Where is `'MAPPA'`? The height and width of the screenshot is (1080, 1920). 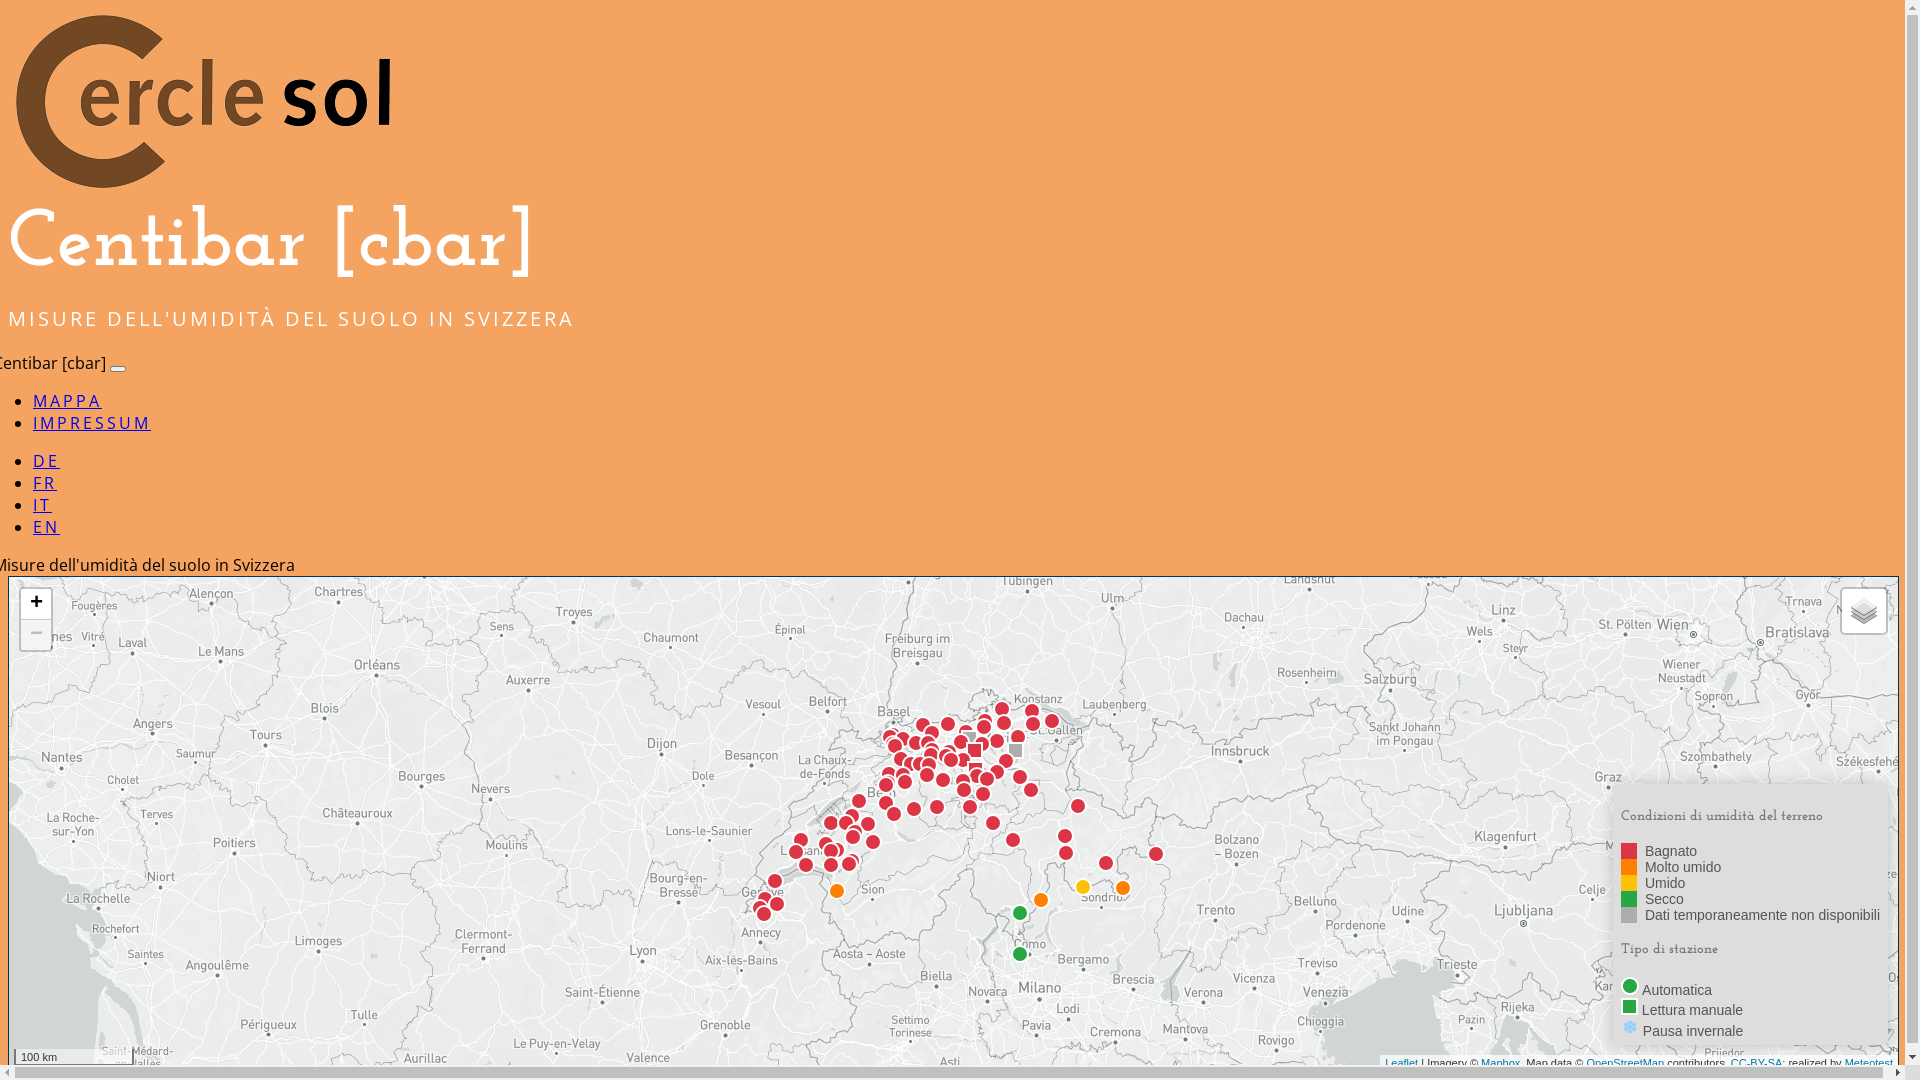 'MAPPA' is located at coordinates (67, 401).